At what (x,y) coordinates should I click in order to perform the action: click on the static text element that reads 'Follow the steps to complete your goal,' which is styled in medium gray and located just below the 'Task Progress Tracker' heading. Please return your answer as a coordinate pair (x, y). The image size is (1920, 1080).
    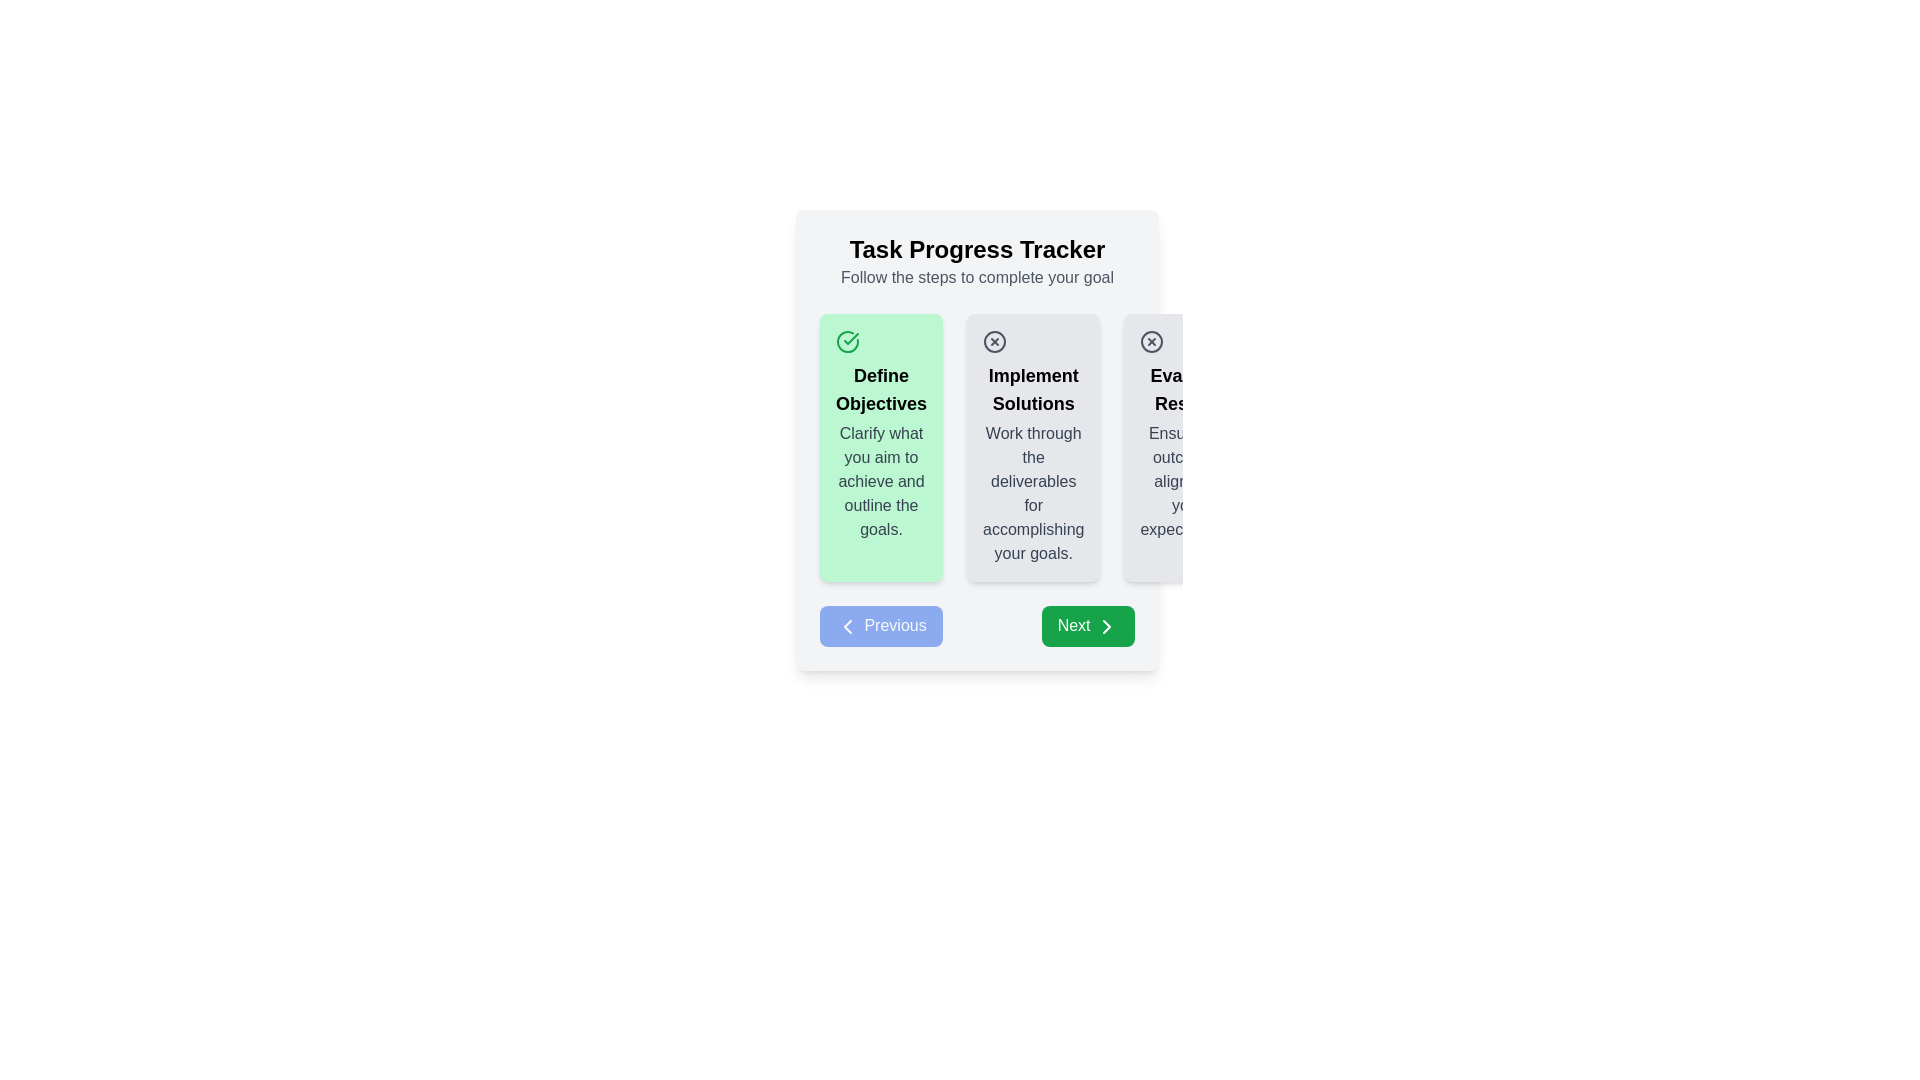
    Looking at the image, I should click on (977, 277).